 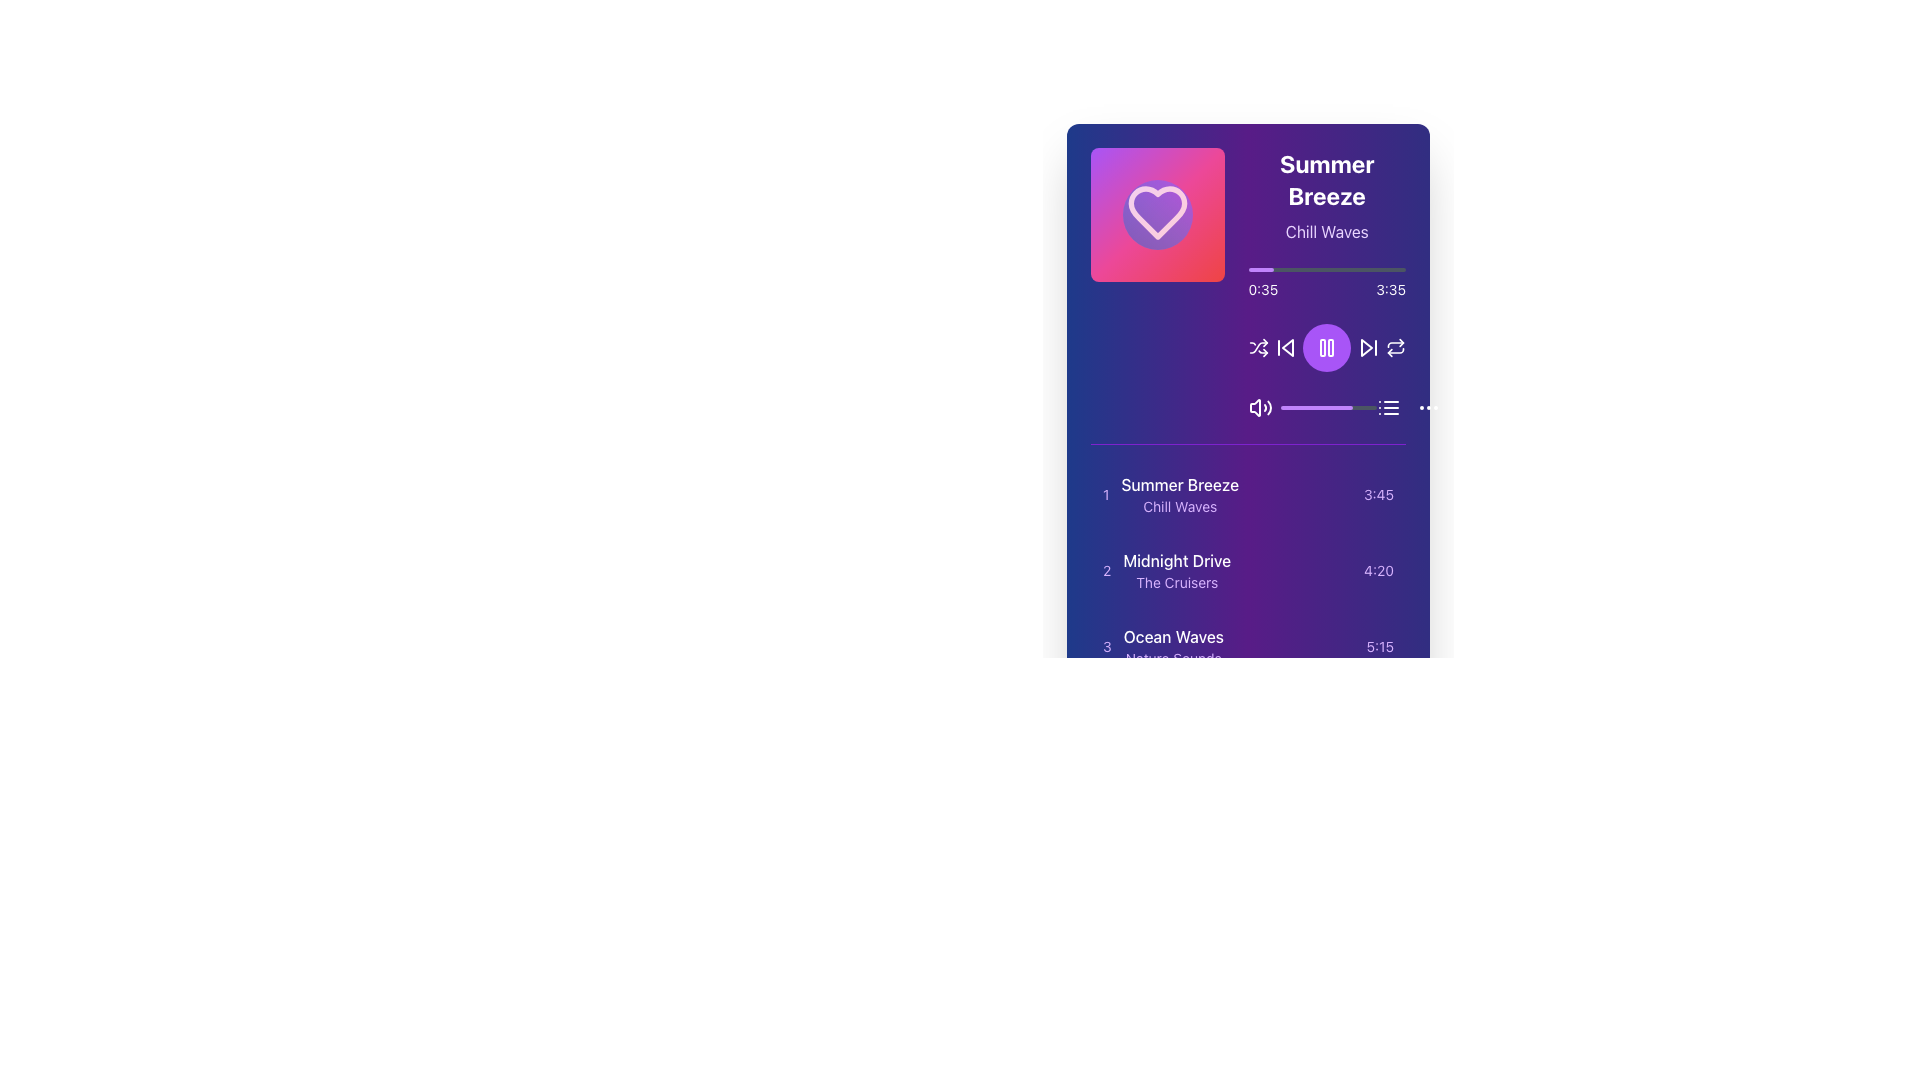 What do you see at coordinates (1349, 407) in the screenshot?
I see `the slider value` at bounding box center [1349, 407].